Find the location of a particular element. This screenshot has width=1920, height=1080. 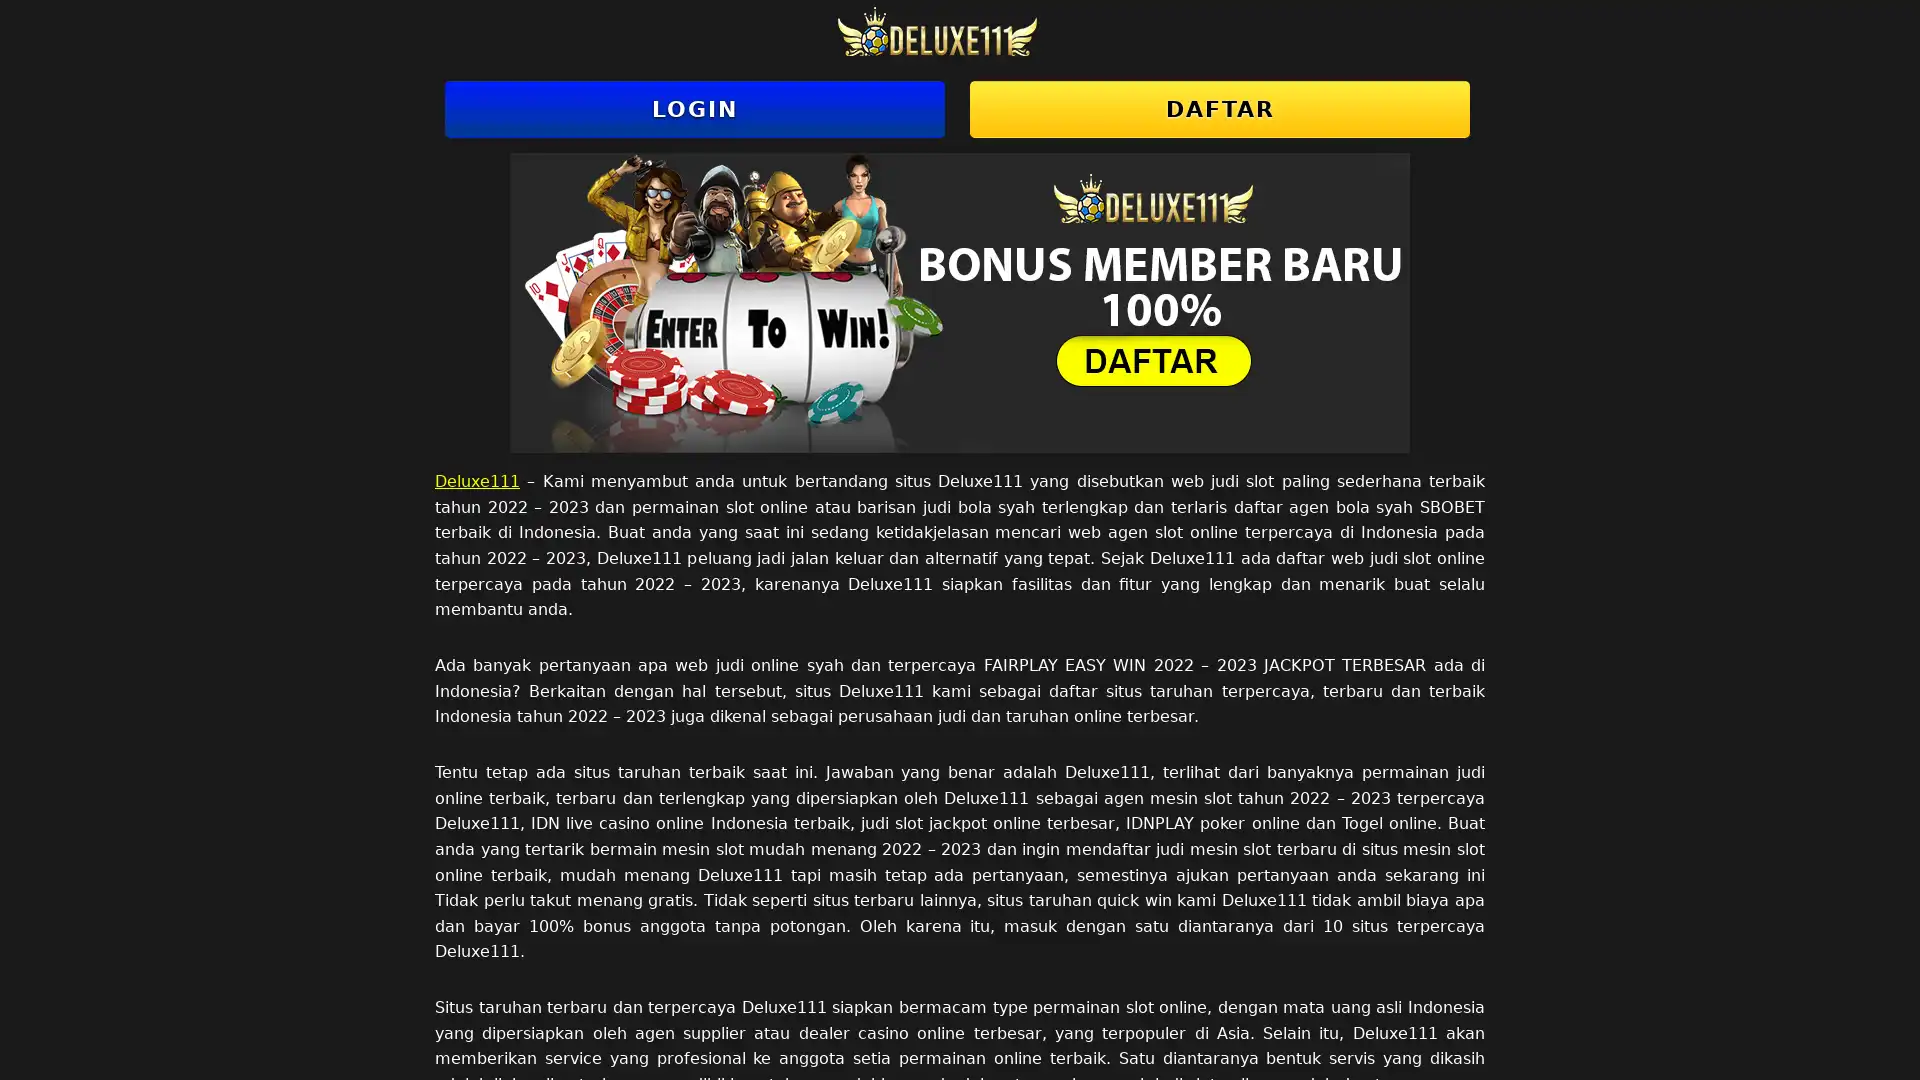

LOGIN is located at coordinates (695, 109).